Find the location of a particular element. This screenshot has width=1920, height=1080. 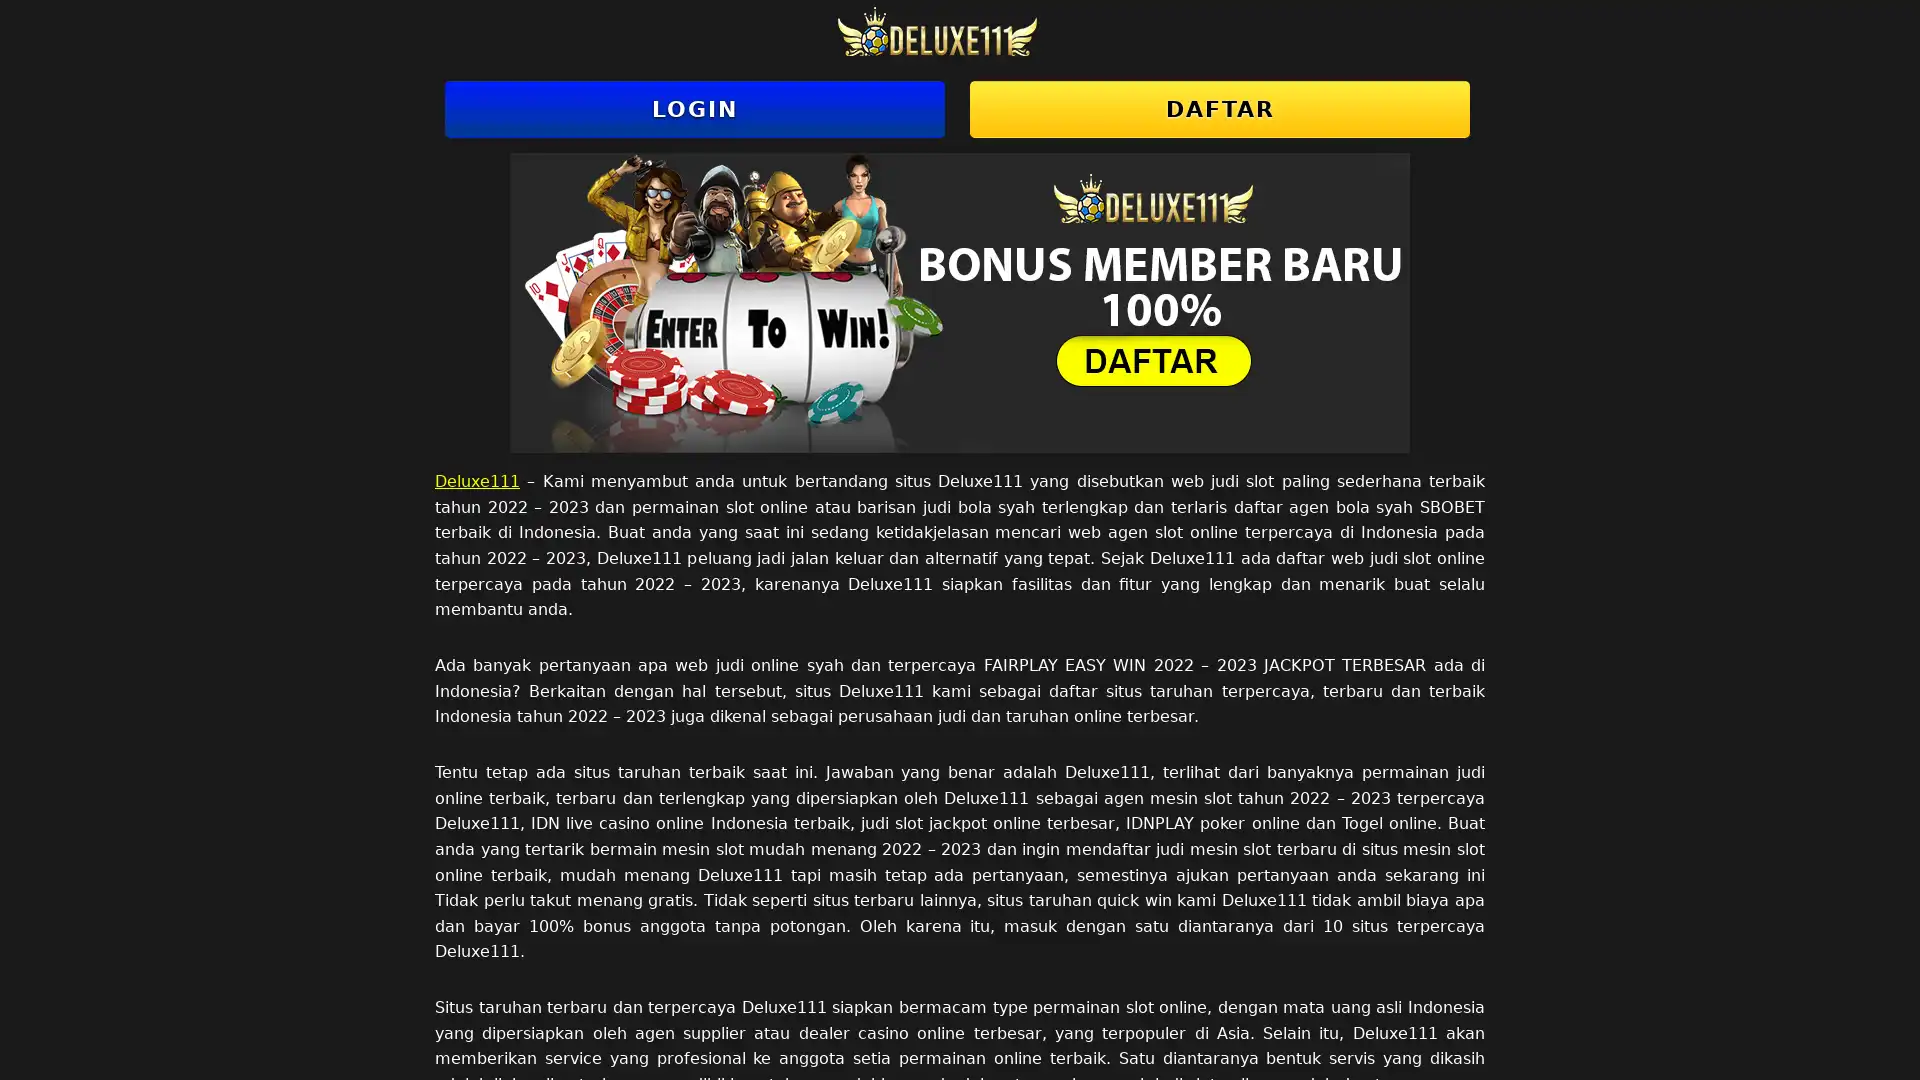

LOGIN is located at coordinates (695, 109).